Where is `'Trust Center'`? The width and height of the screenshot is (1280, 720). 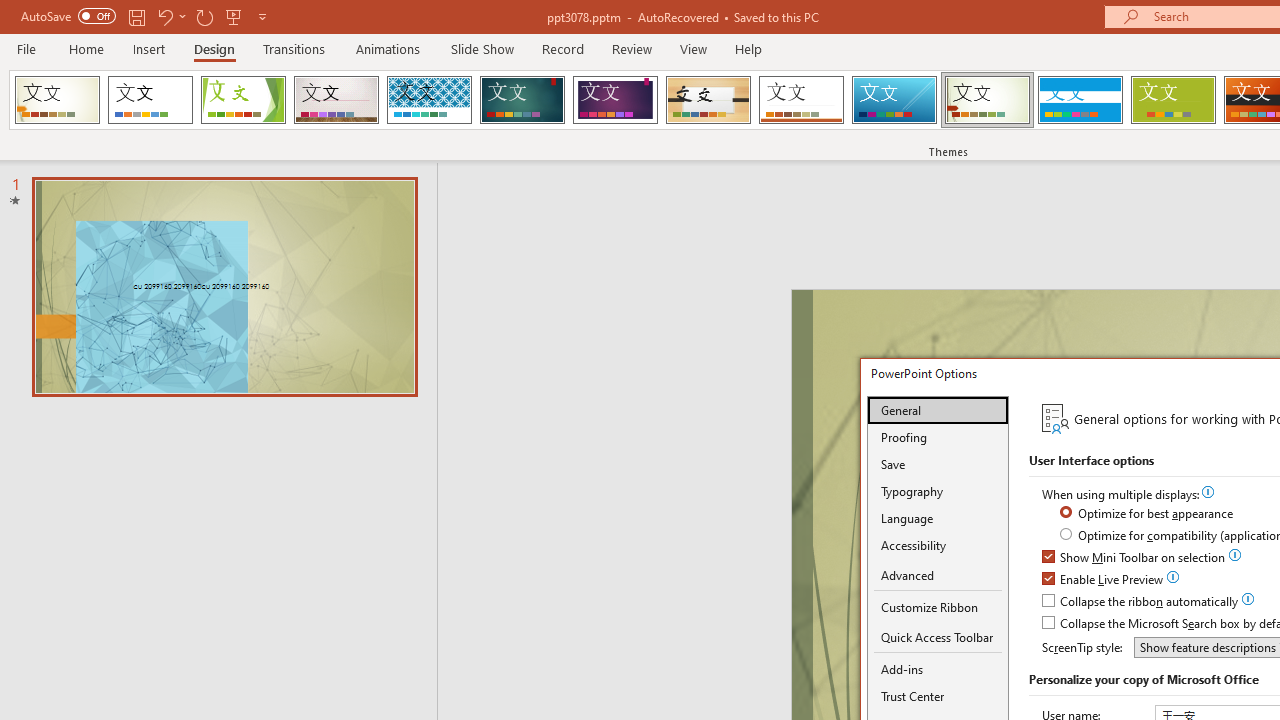
'Trust Center' is located at coordinates (937, 695).